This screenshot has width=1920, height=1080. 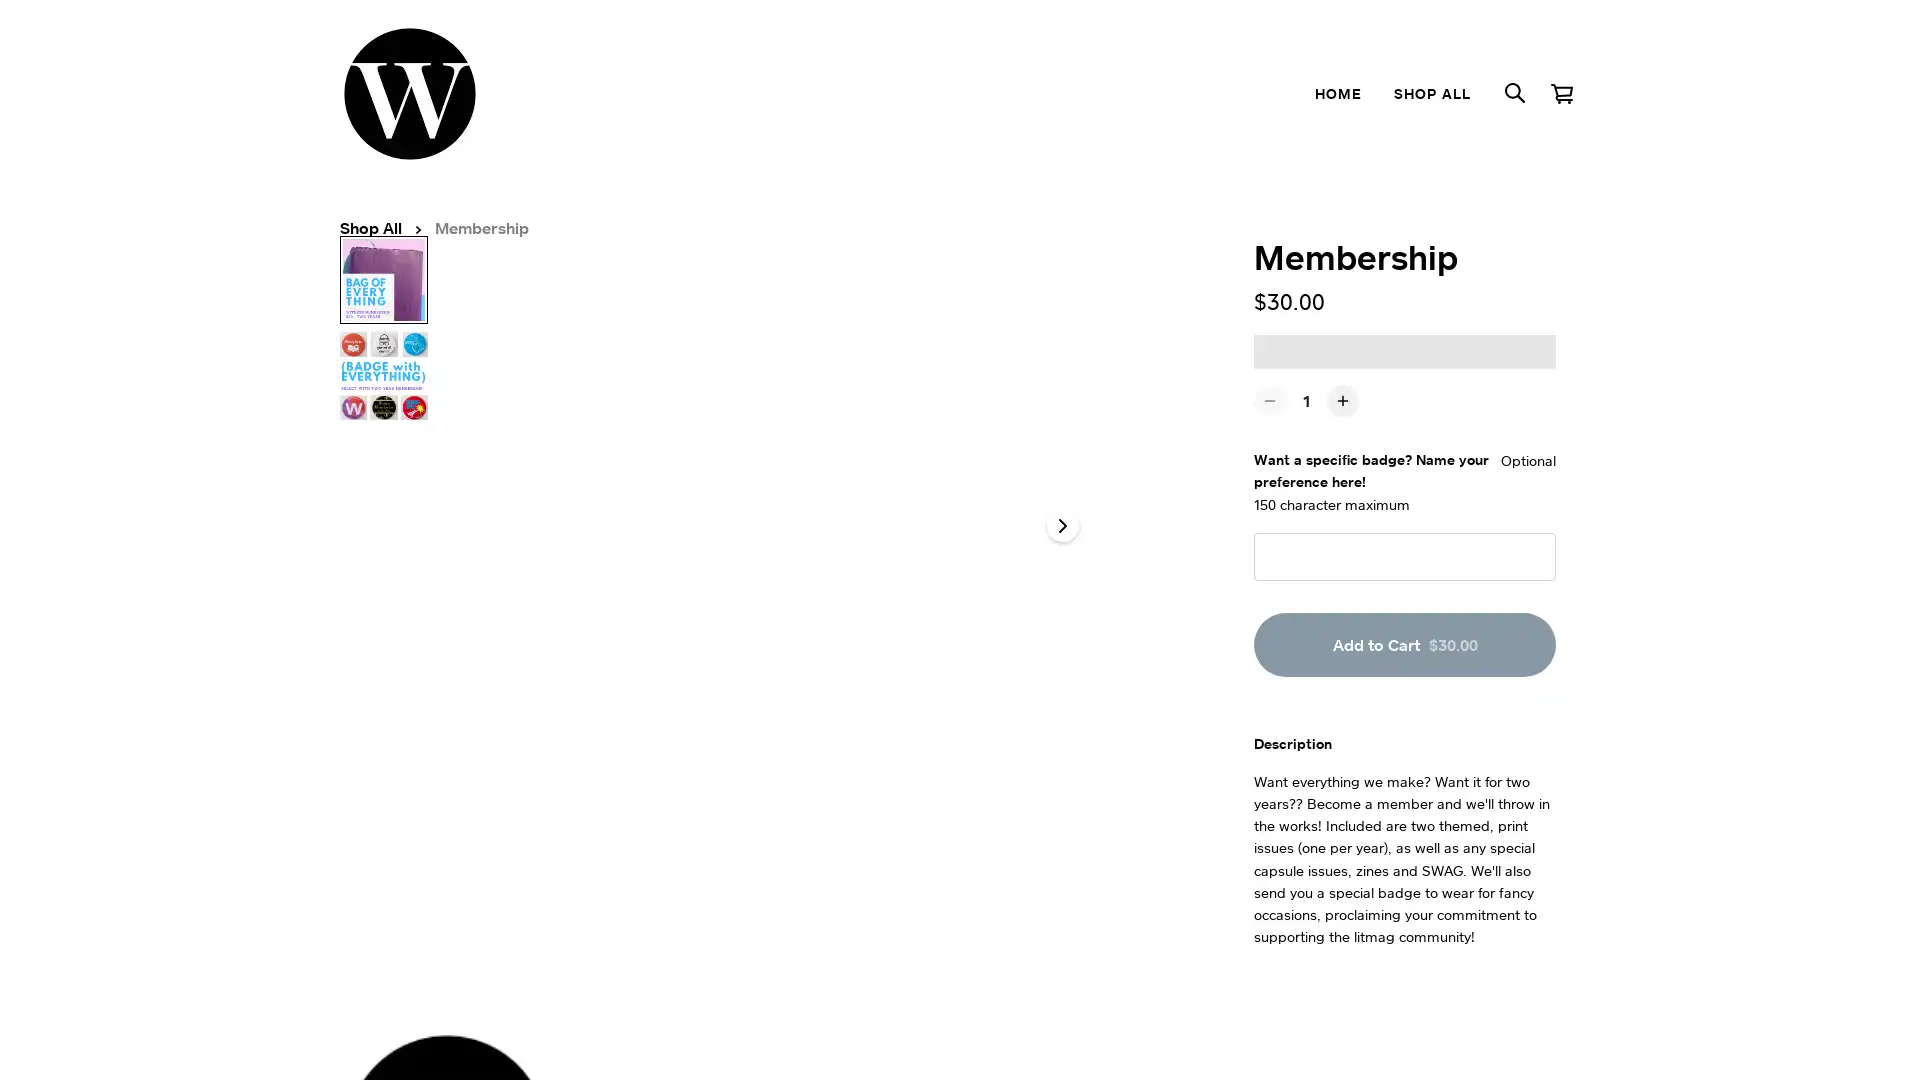 I want to click on Search, so click(x=1515, y=93).